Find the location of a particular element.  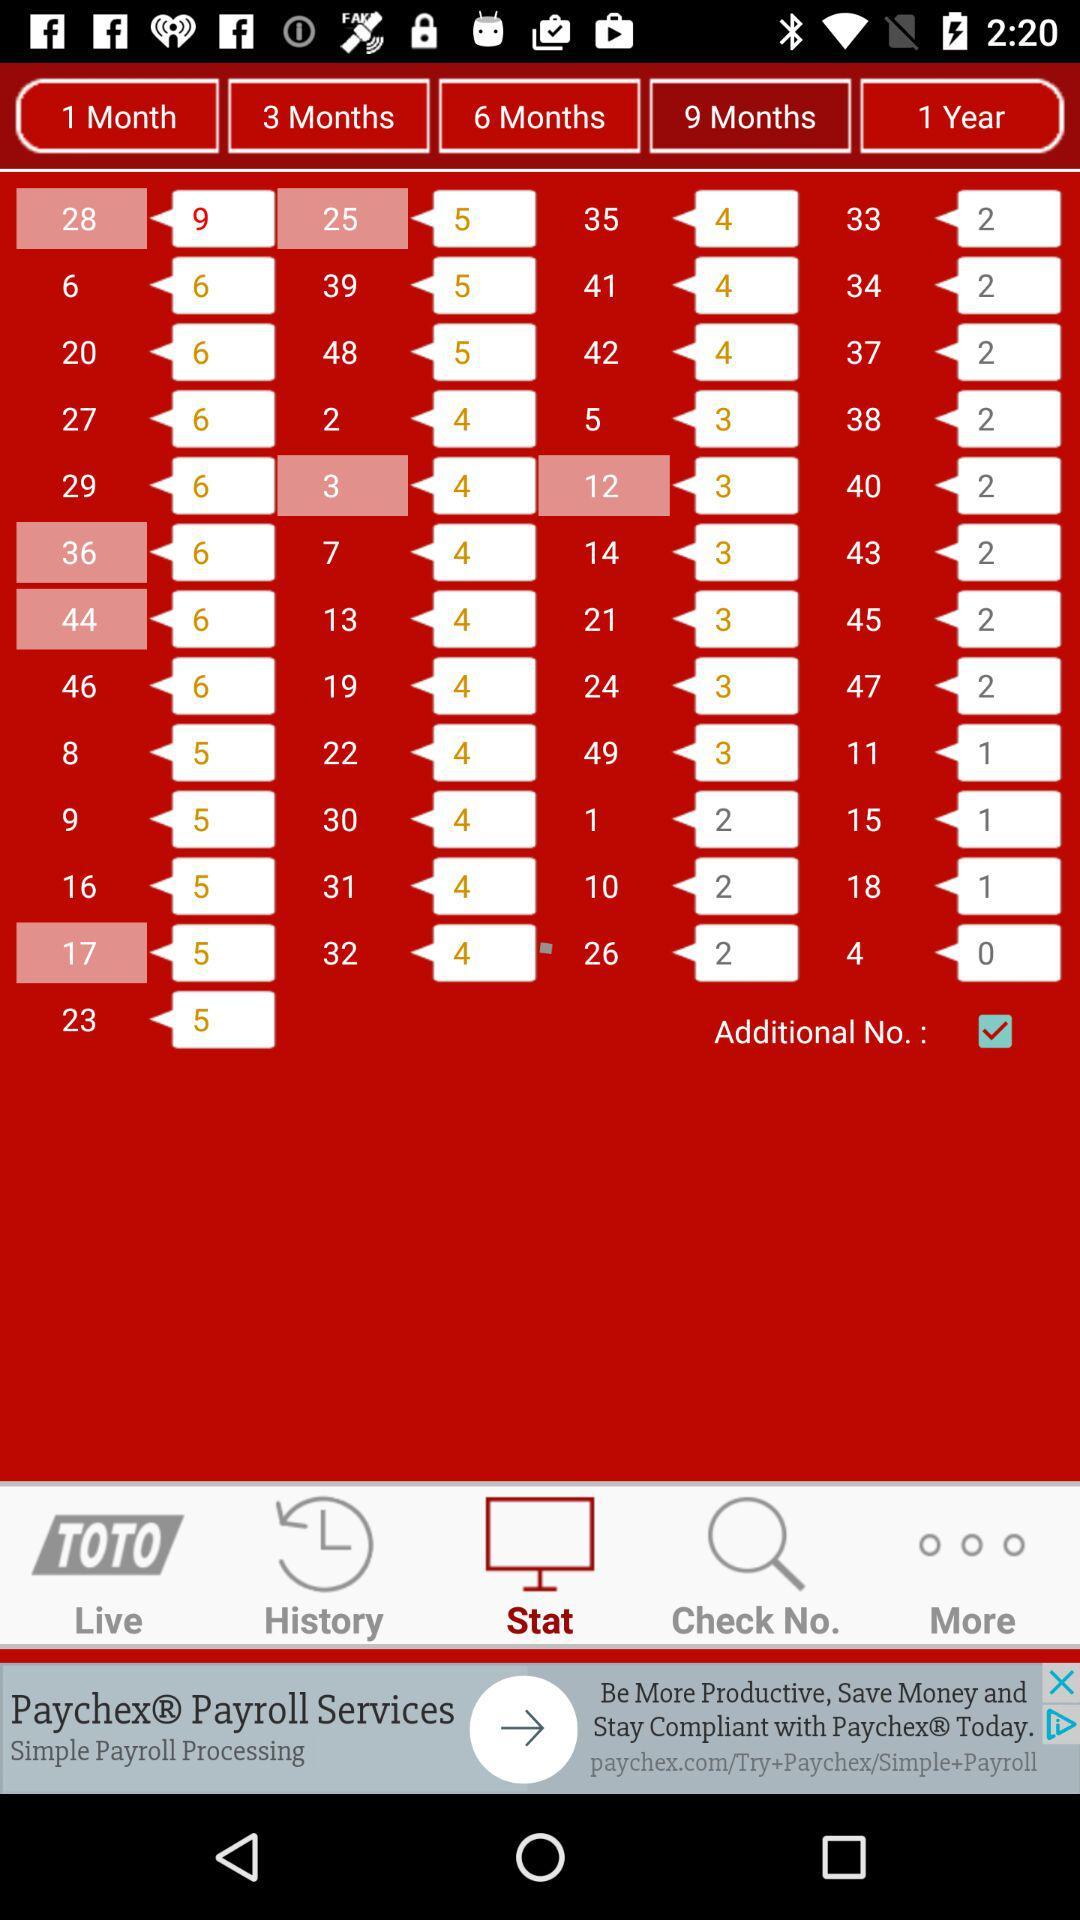

advertisement is located at coordinates (540, 1727).